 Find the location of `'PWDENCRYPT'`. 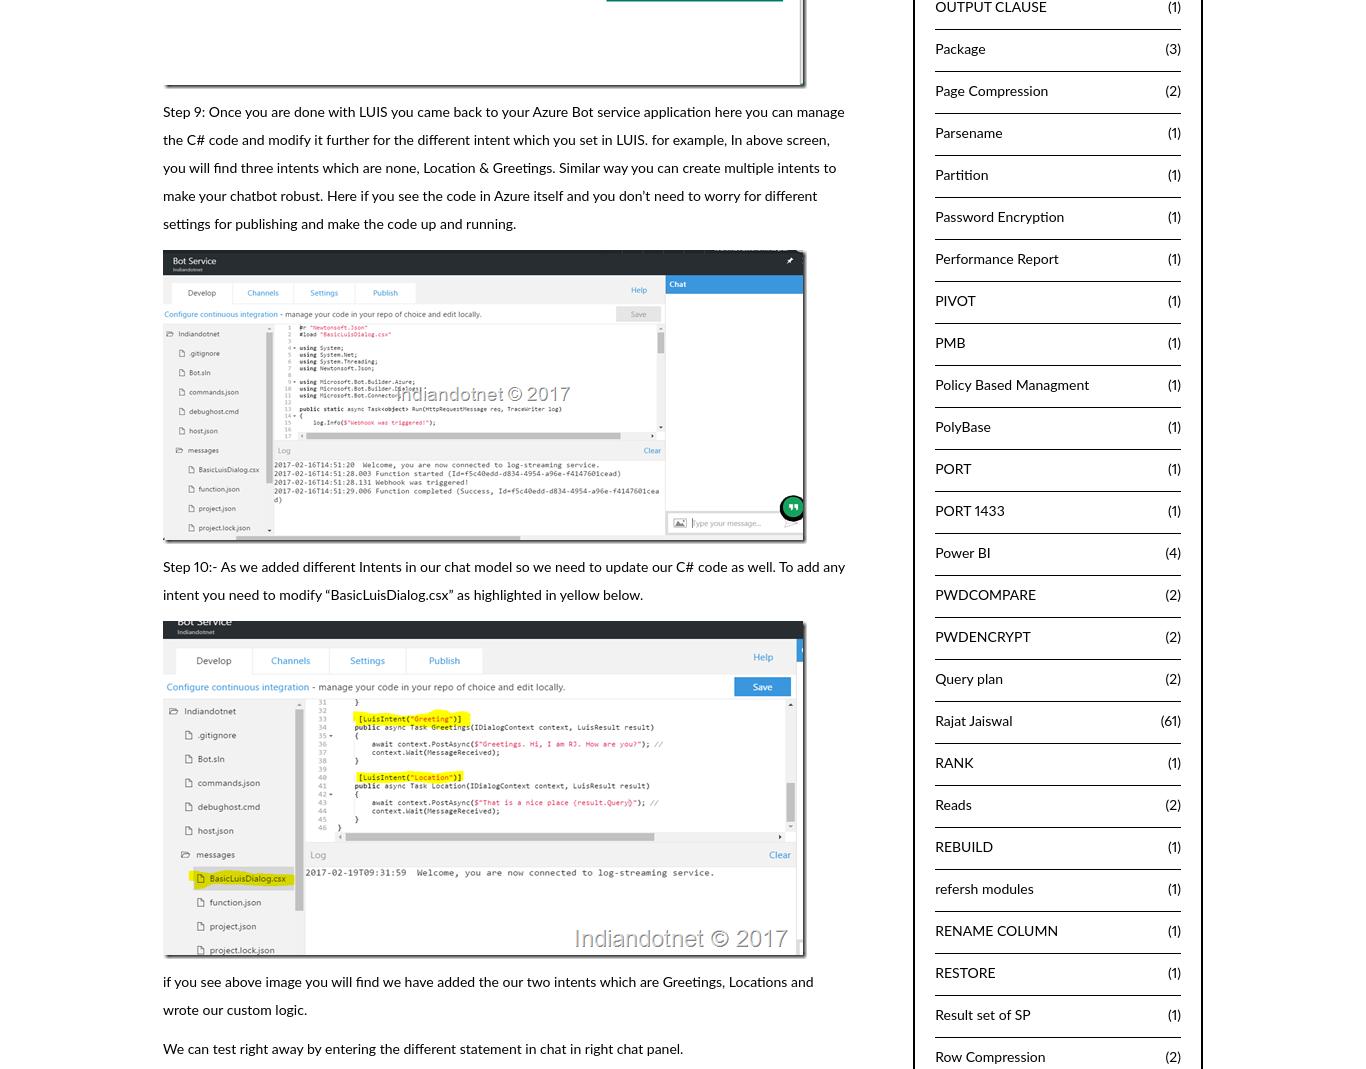

'PWDENCRYPT' is located at coordinates (935, 637).